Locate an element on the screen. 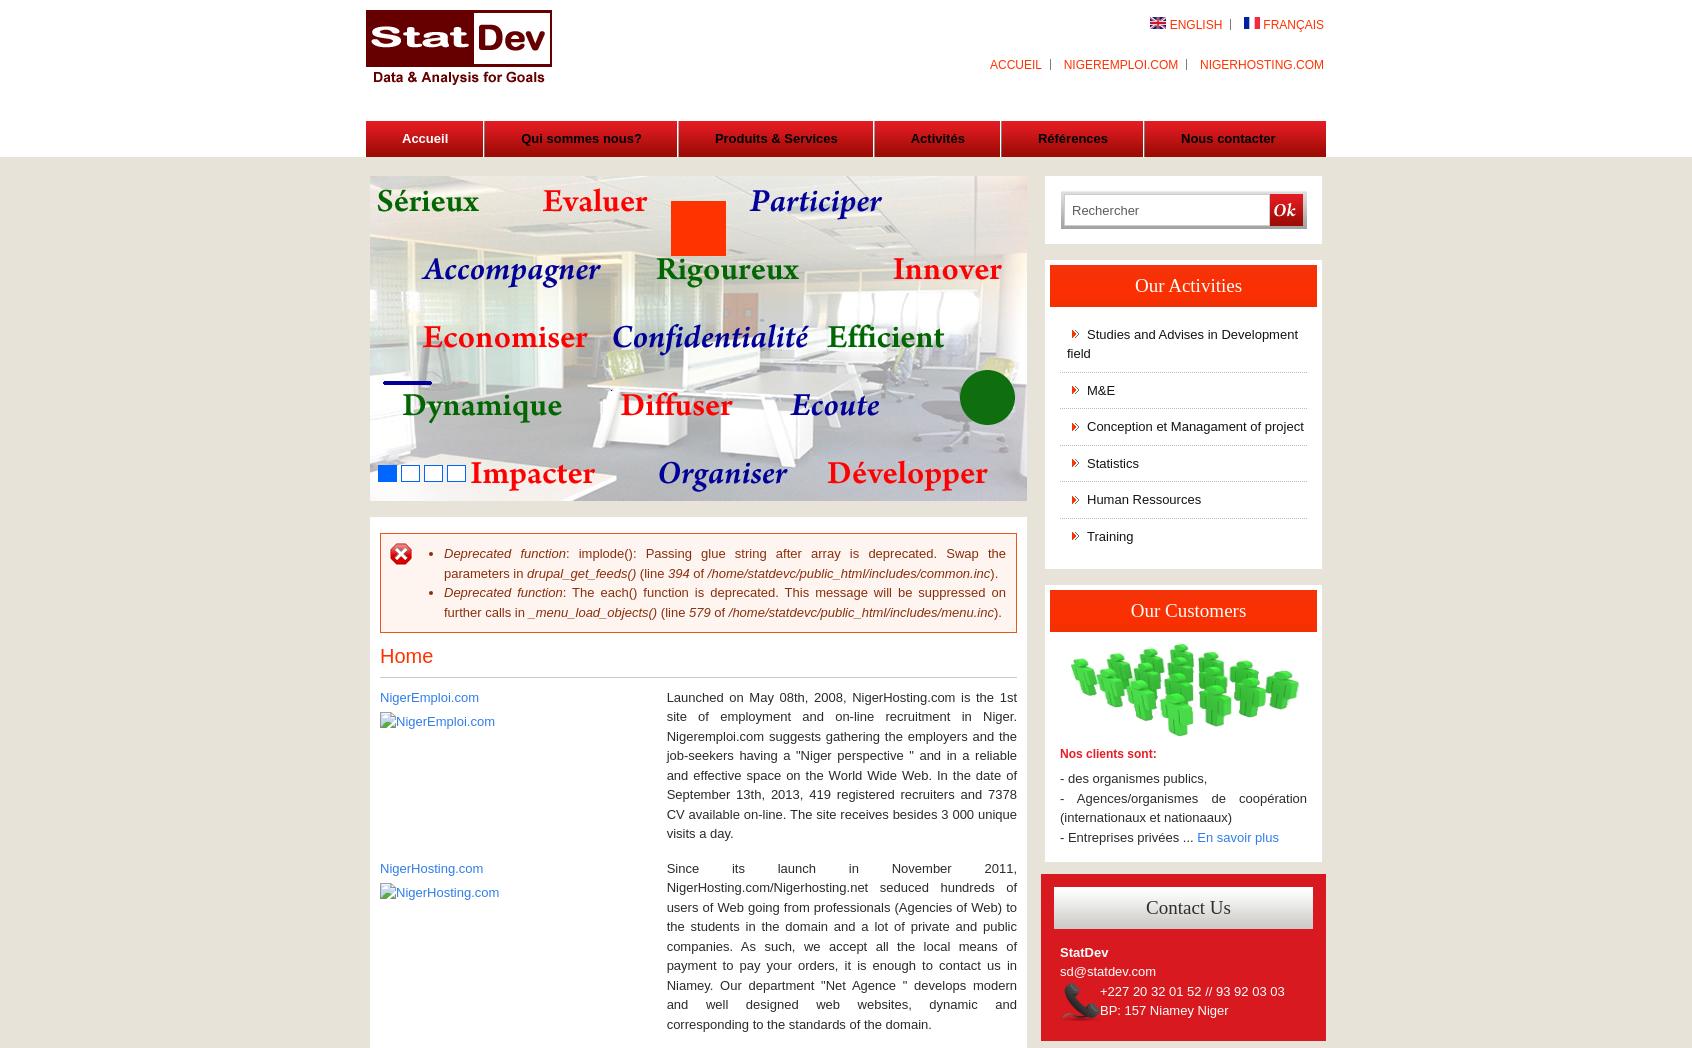 The width and height of the screenshot is (1692, 1048). 'English' is located at coordinates (1193, 24).